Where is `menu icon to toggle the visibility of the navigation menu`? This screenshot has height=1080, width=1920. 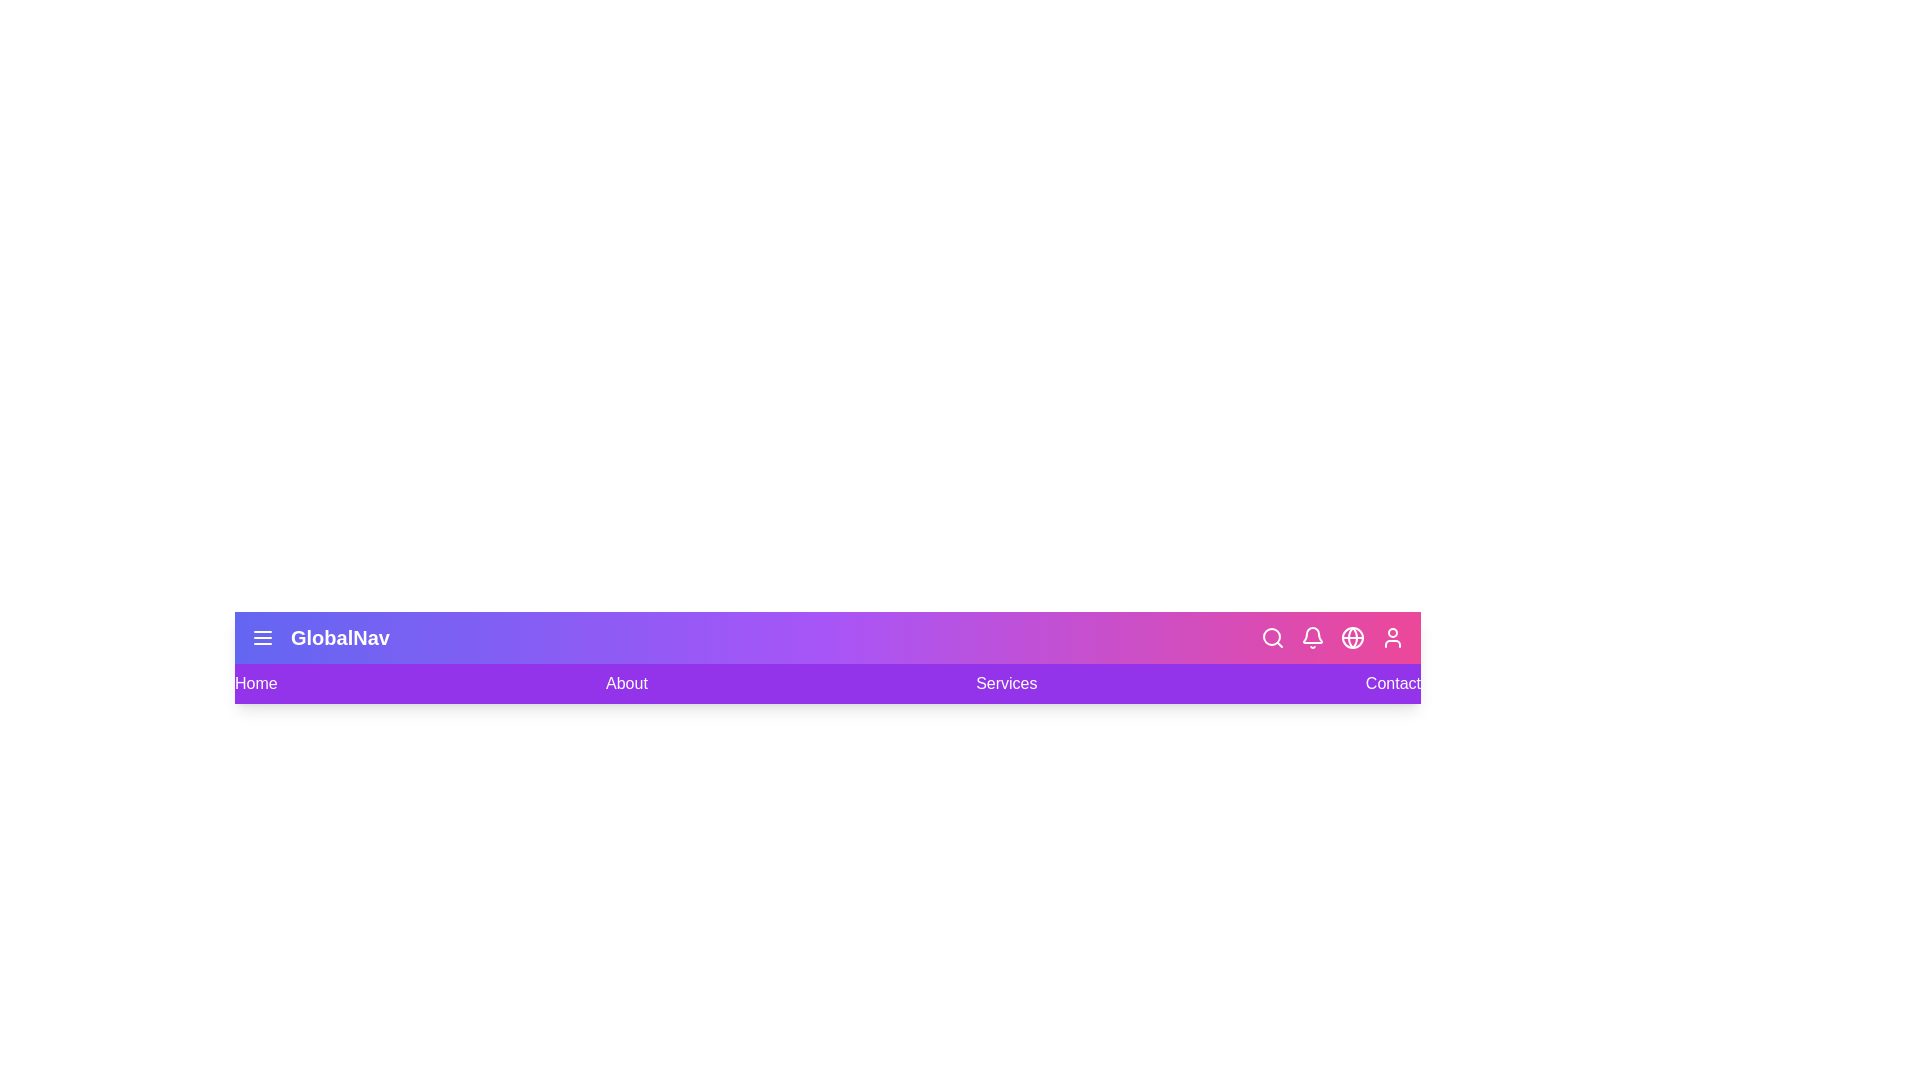 menu icon to toggle the visibility of the navigation menu is located at coordinates (262, 637).